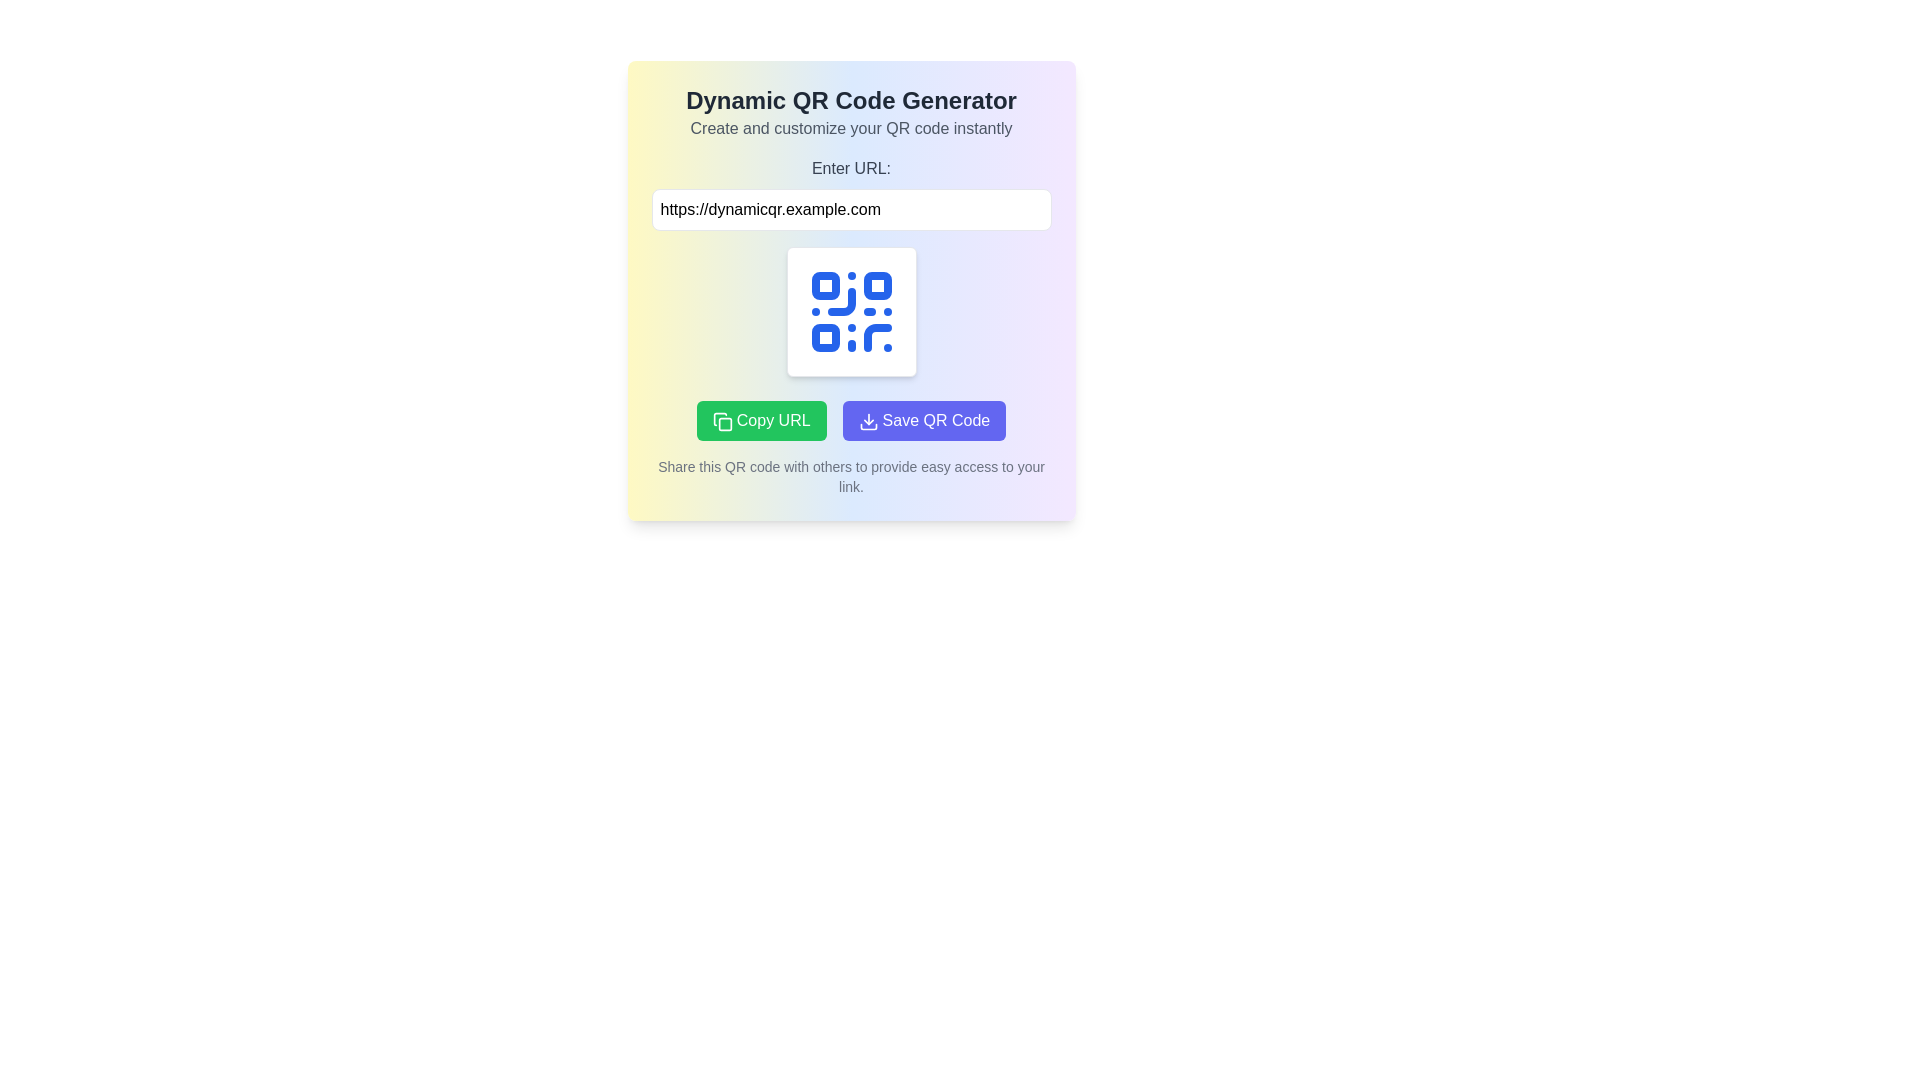 Image resolution: width=1920 pixels, height=1080 pixels. I want to click on icon styled as a duplicate or copy symbol located left of the 'Copy URL' text in the green button for design purposes, so click(721, 420).